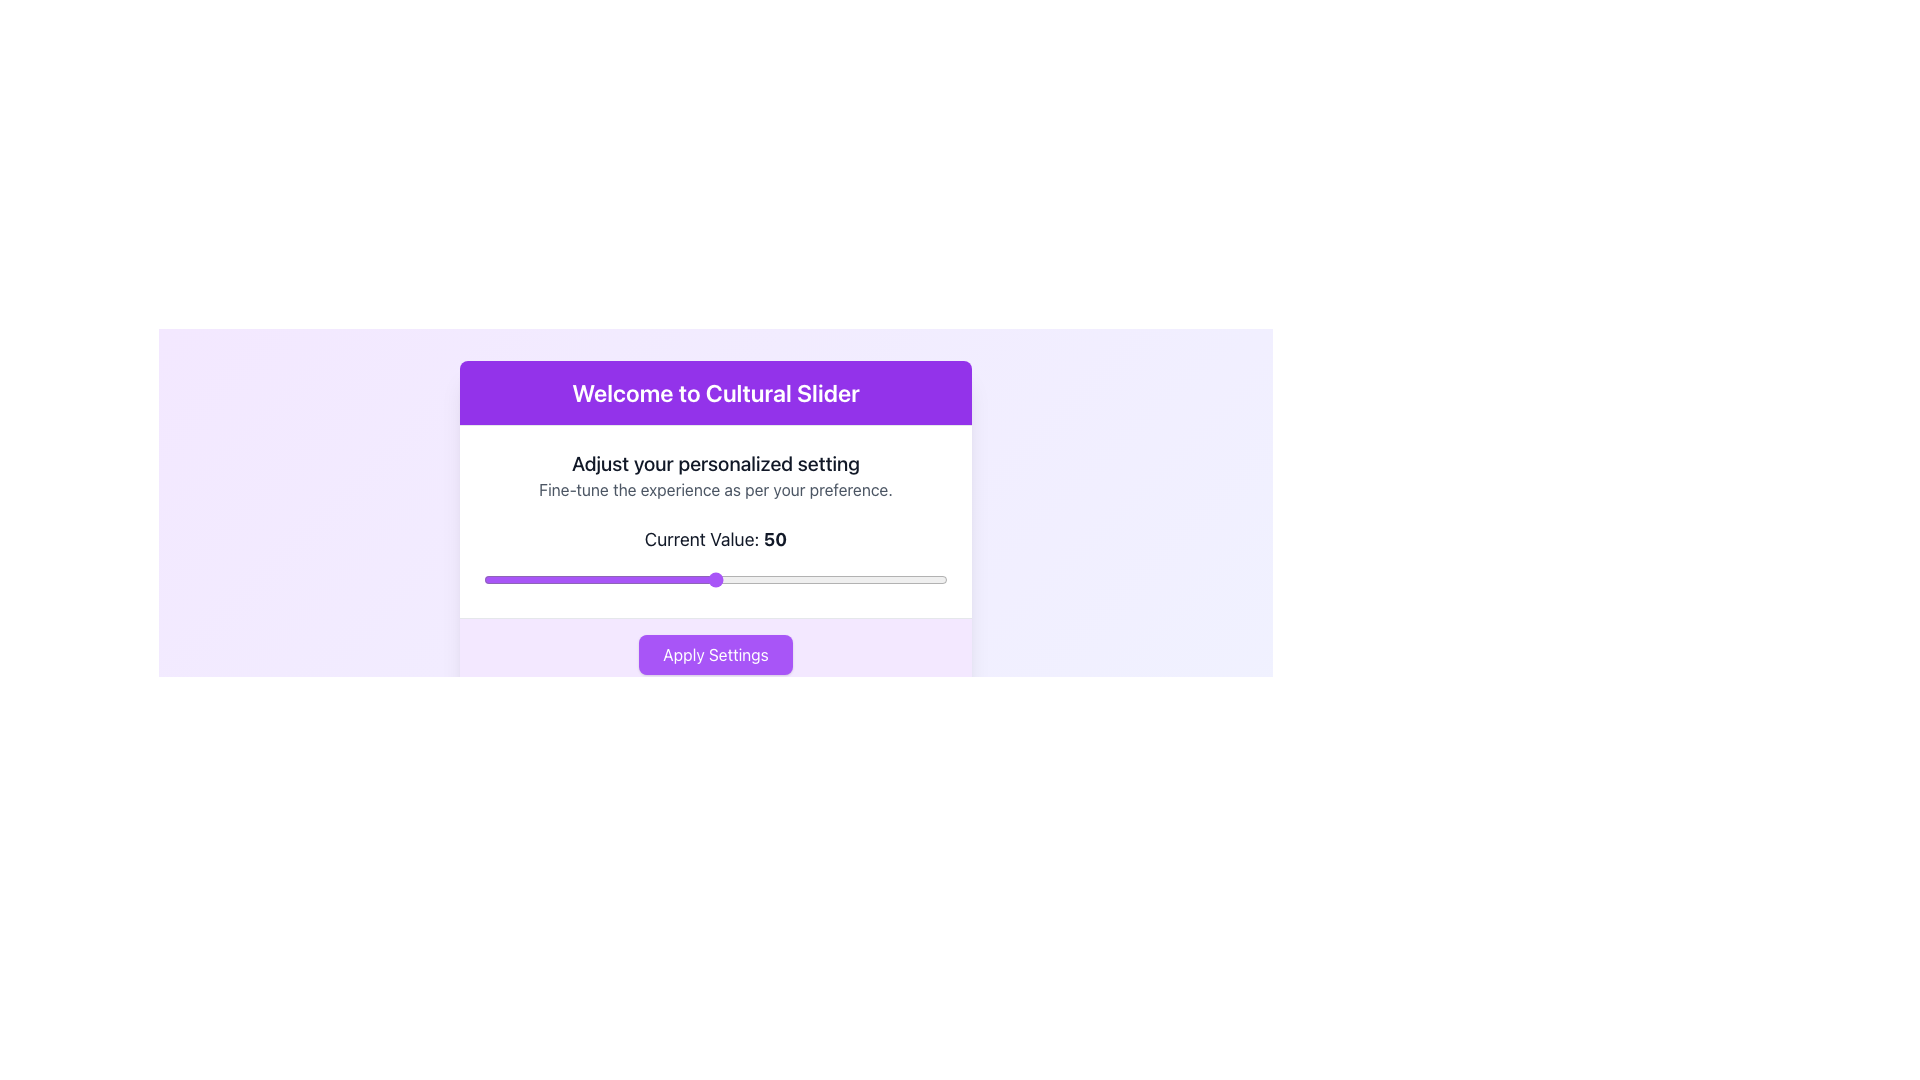 This screenshot has width=1920, height=1080. I want to click on the slider, so click(651, 579).